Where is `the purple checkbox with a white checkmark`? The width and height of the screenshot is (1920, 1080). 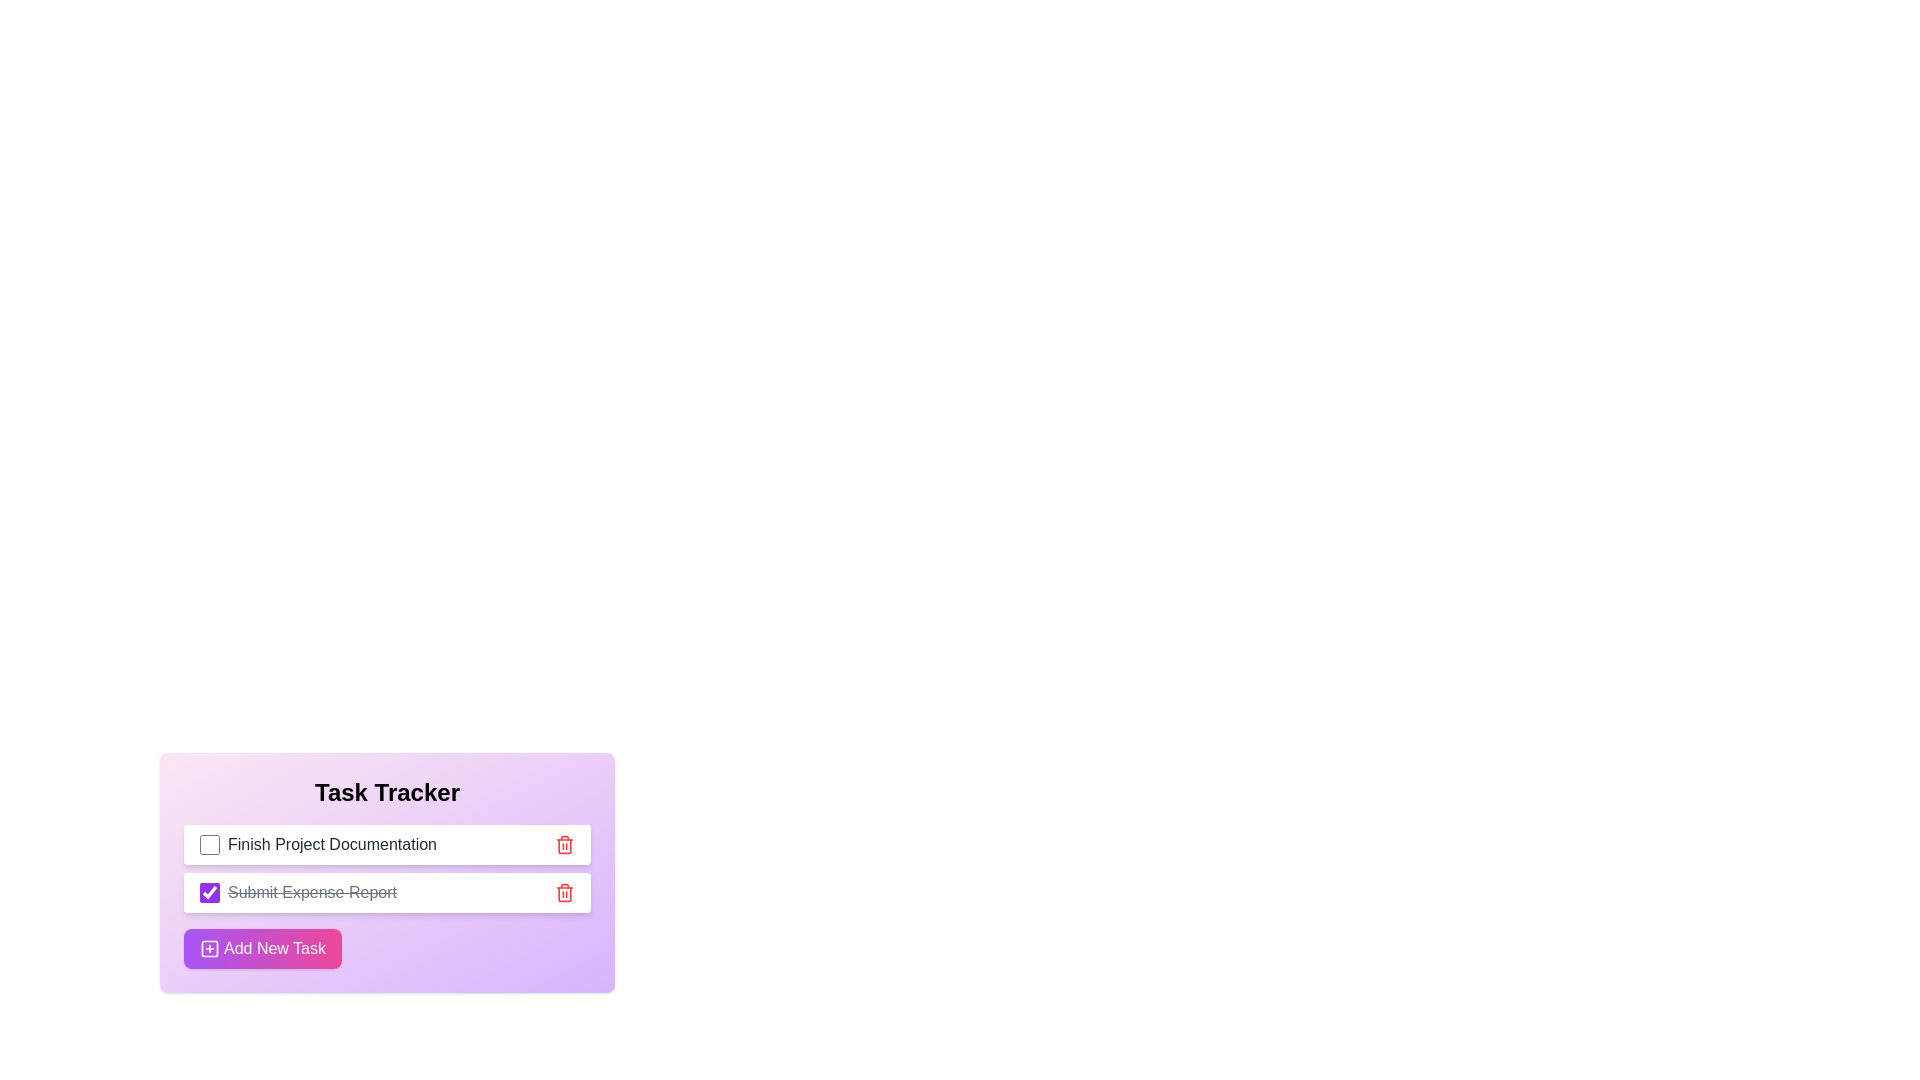 the purple checkbox with a white checkmark is located at coordinates (210, 892).